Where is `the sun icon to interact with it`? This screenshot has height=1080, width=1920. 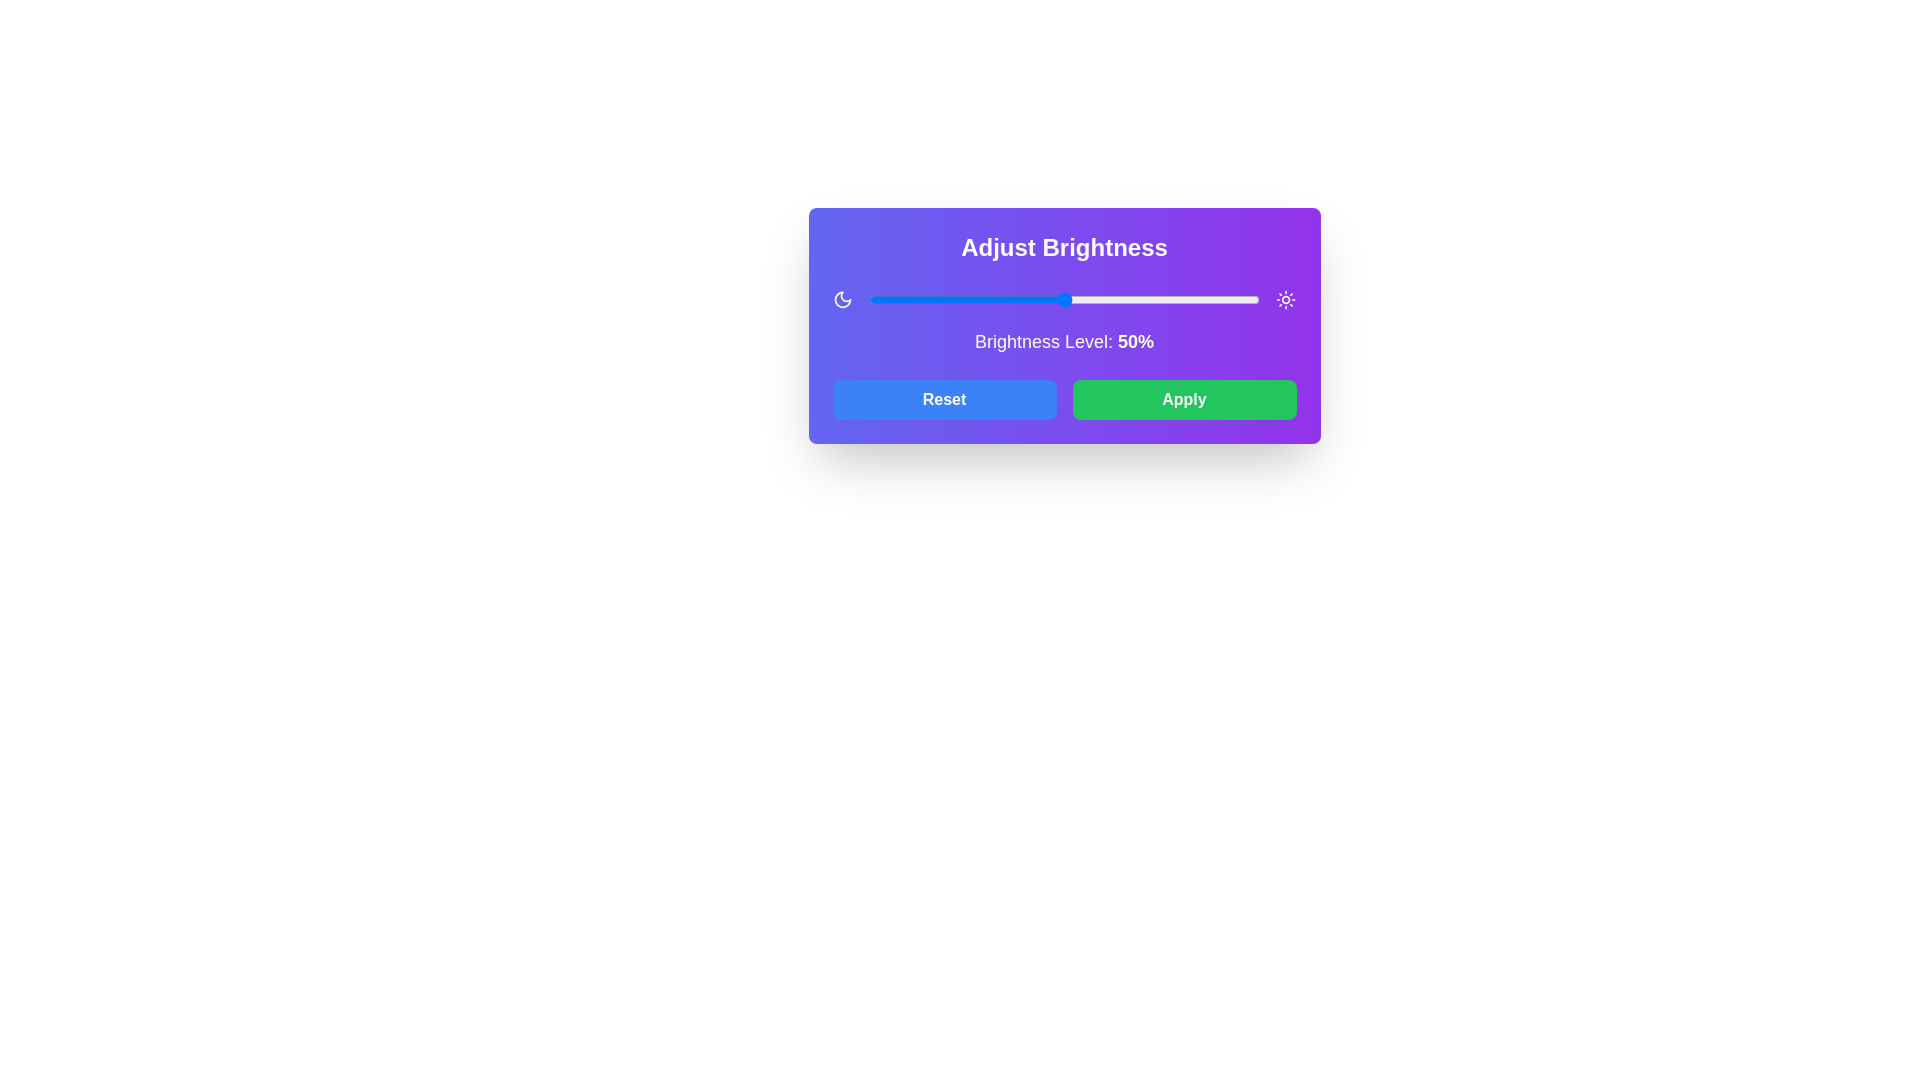 the sun icon to interact with it is located at coordinates (1286, 300).